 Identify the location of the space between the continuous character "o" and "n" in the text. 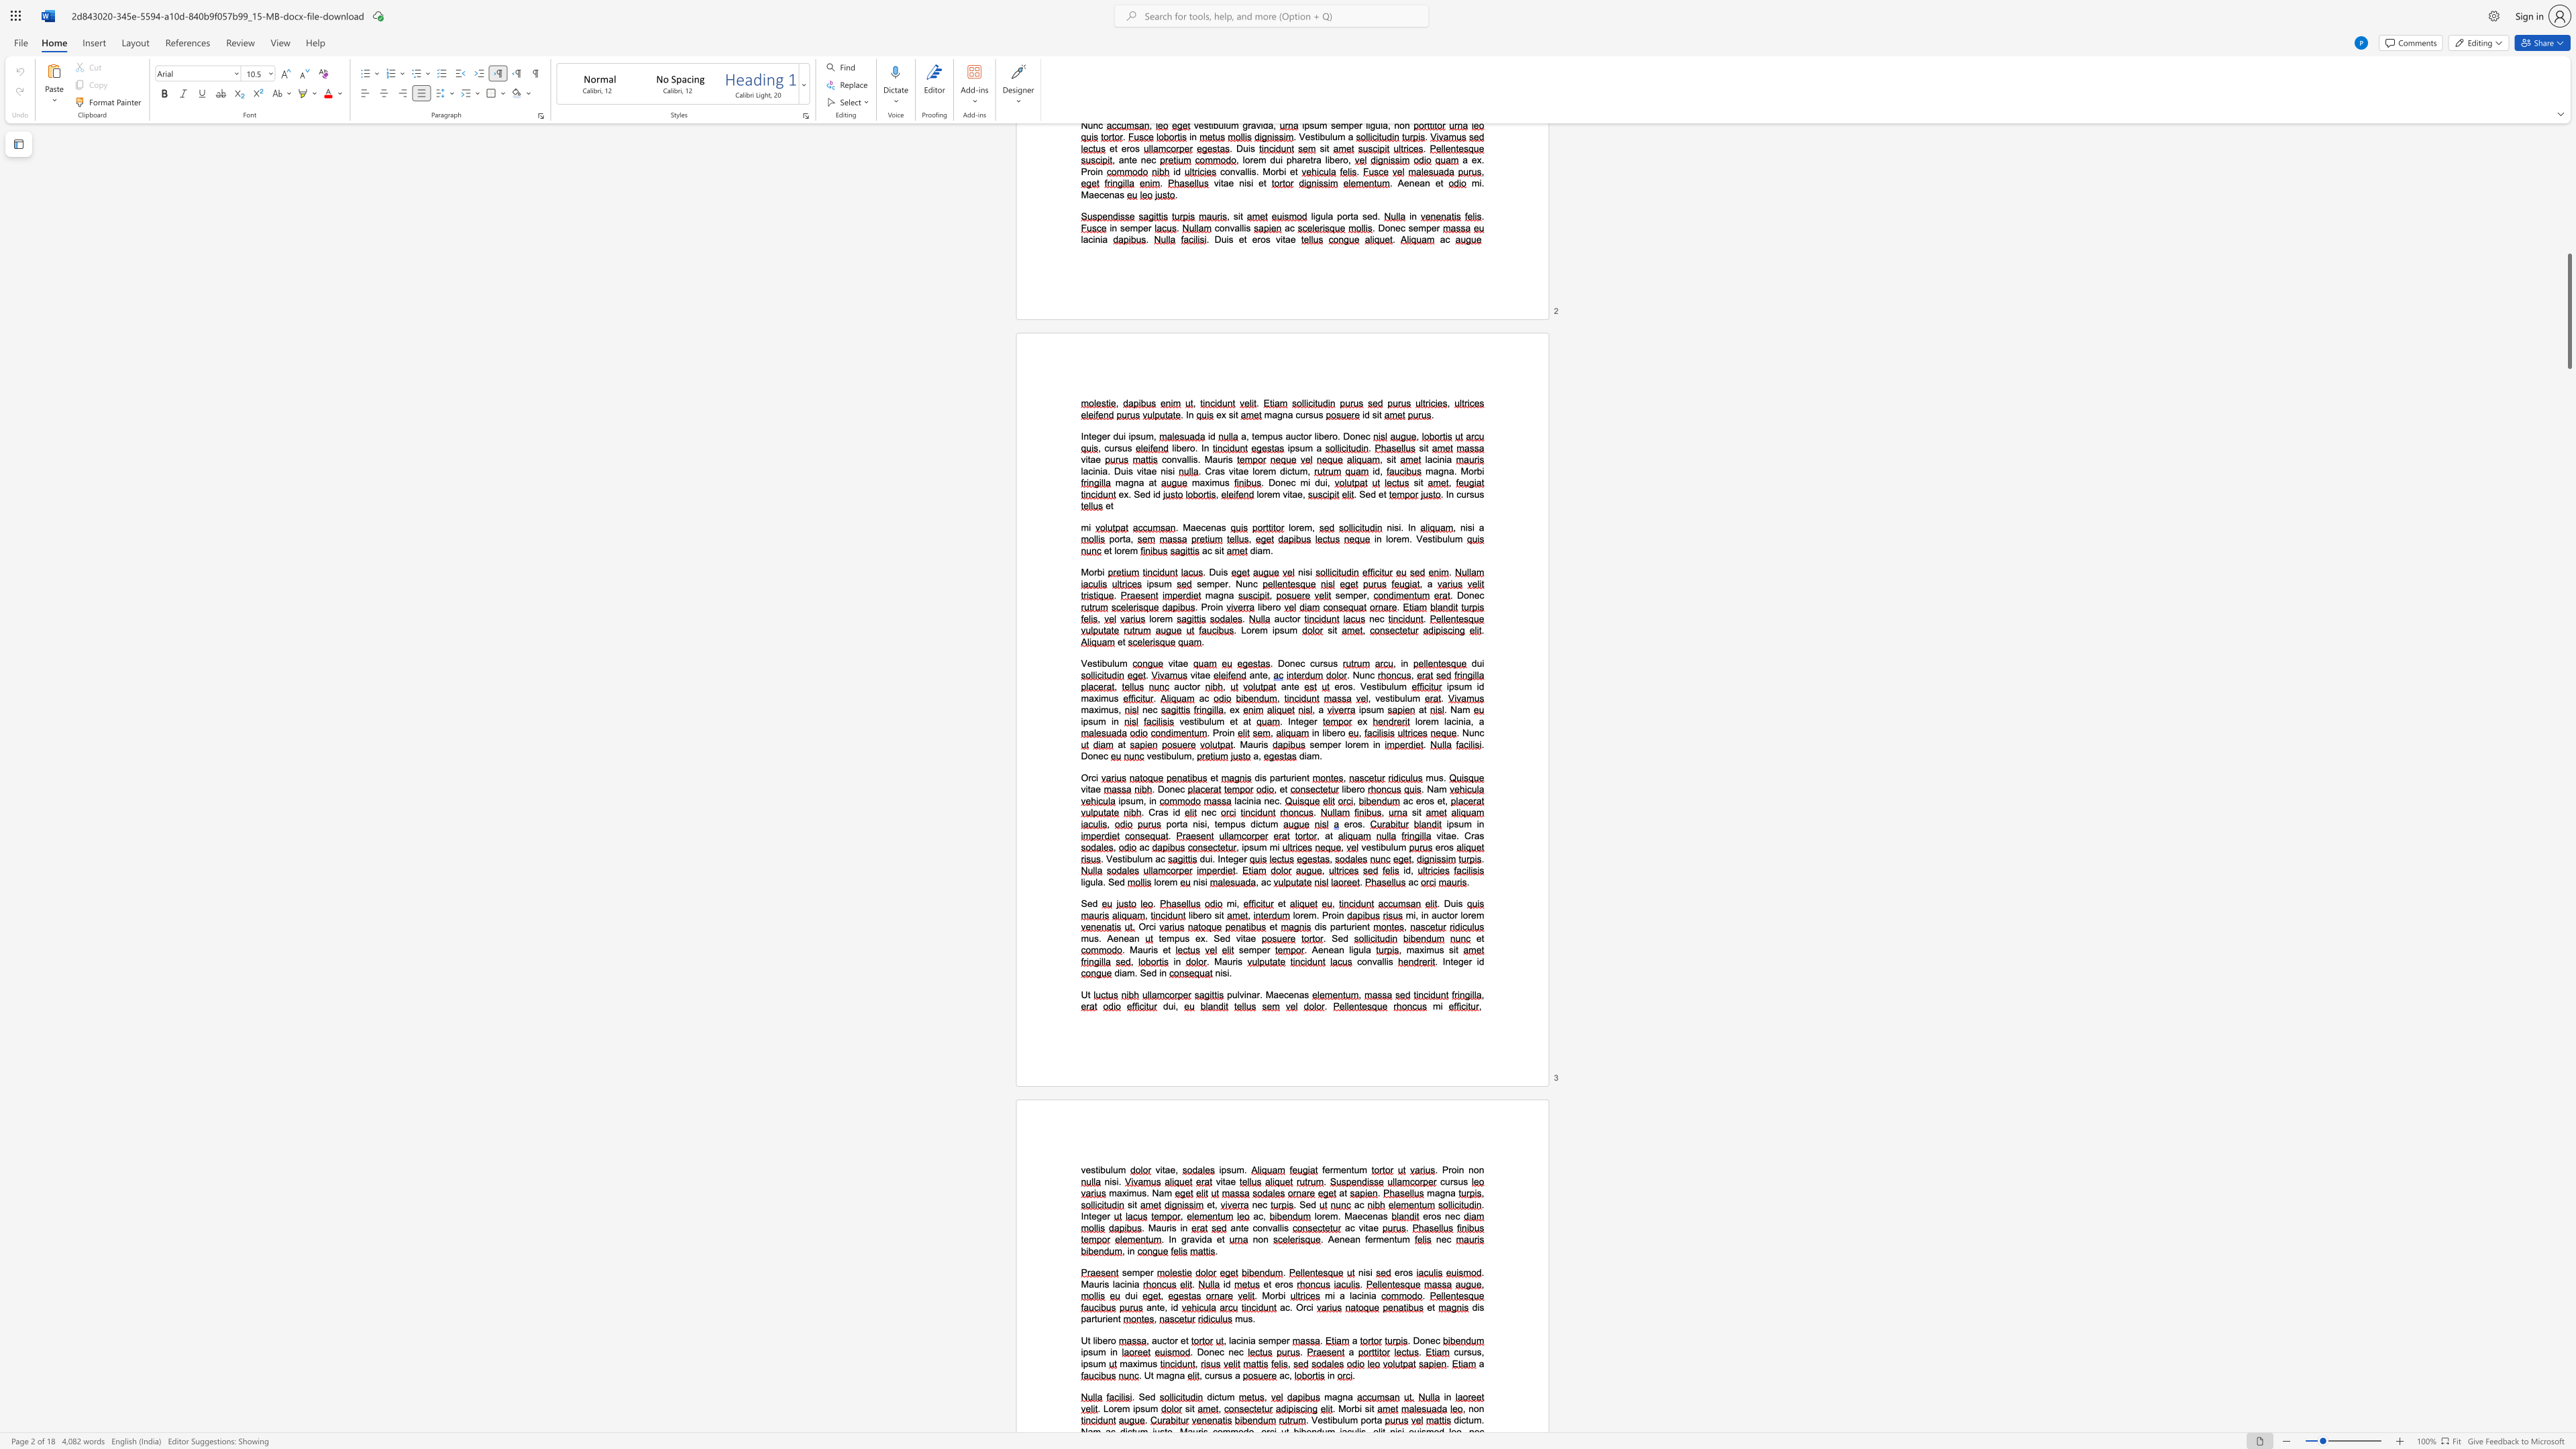
(1365, 960).